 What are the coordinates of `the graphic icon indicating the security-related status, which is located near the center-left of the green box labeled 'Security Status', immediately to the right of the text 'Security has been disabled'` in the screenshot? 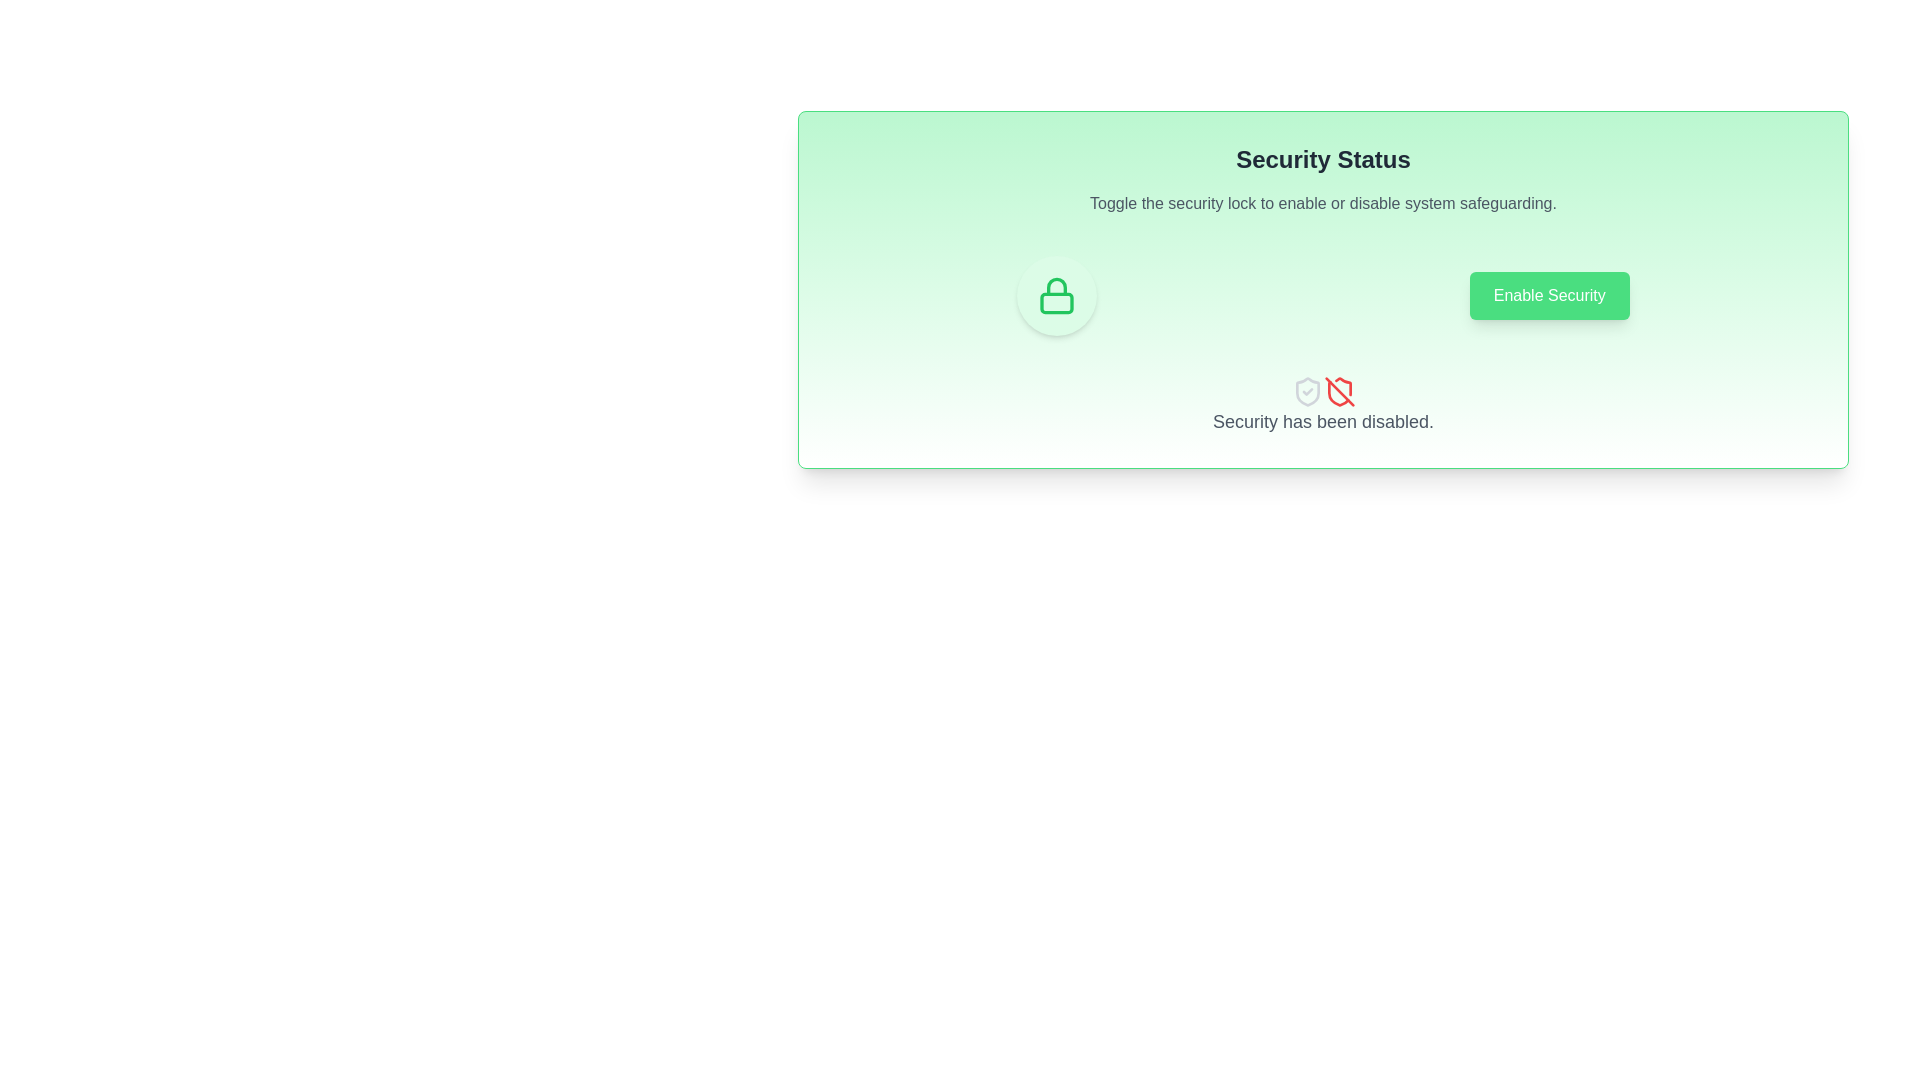 It's located at (1307, 392).